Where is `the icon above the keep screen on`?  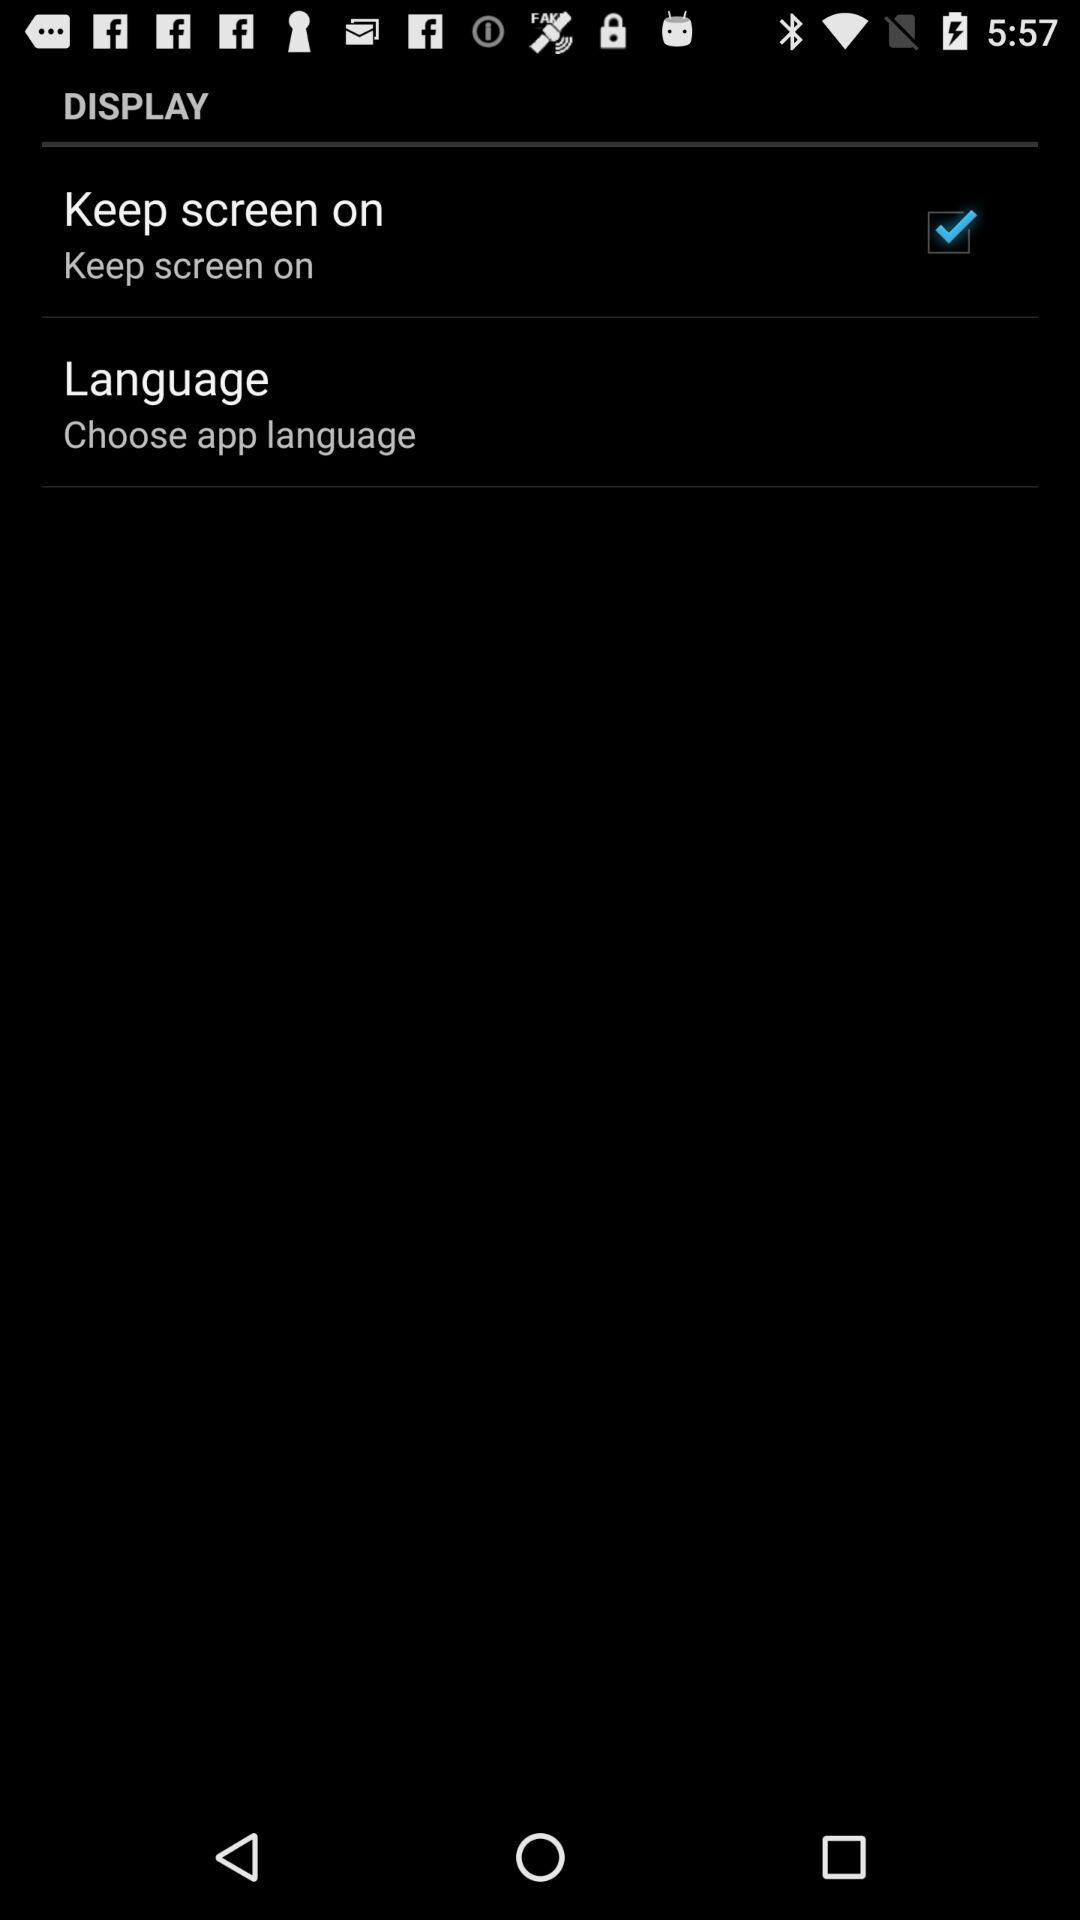
the icon above the keep screen on is located at coordinates (540, 104).